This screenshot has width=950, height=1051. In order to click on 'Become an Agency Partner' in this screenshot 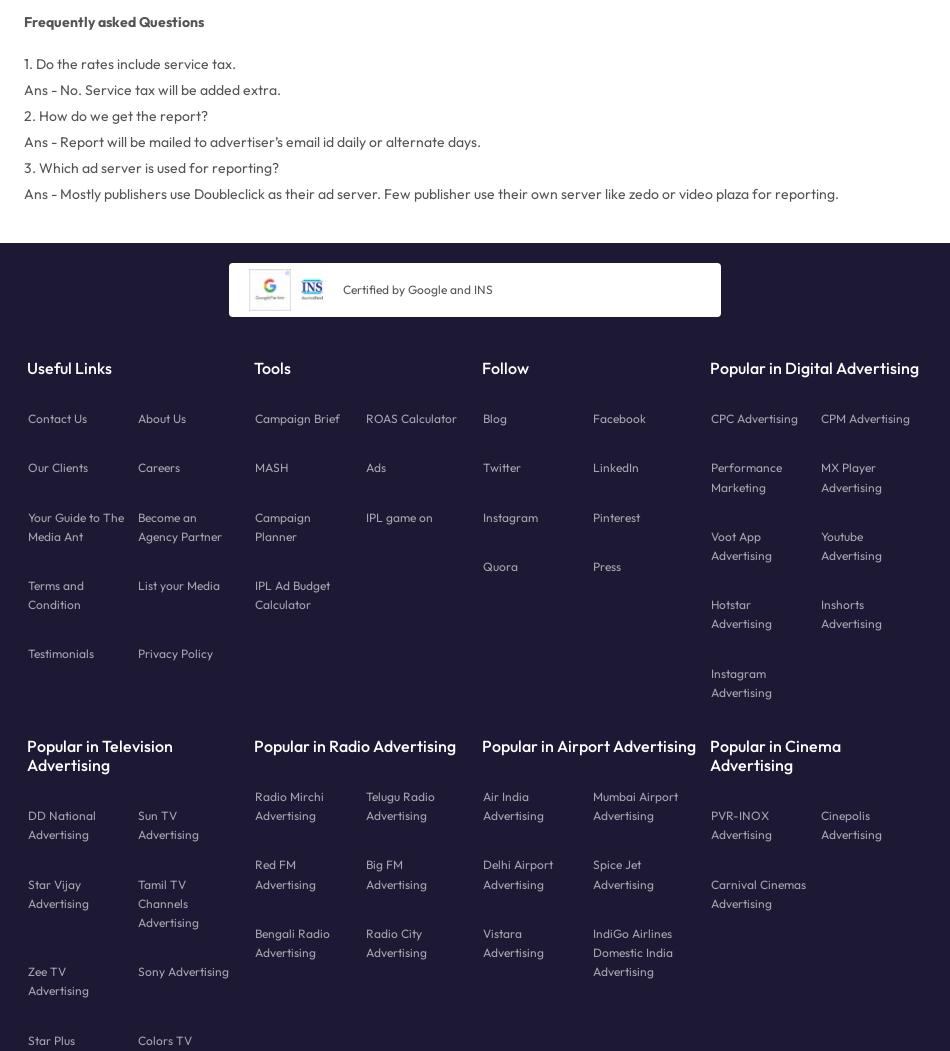, I will do `click(180, 526)`.